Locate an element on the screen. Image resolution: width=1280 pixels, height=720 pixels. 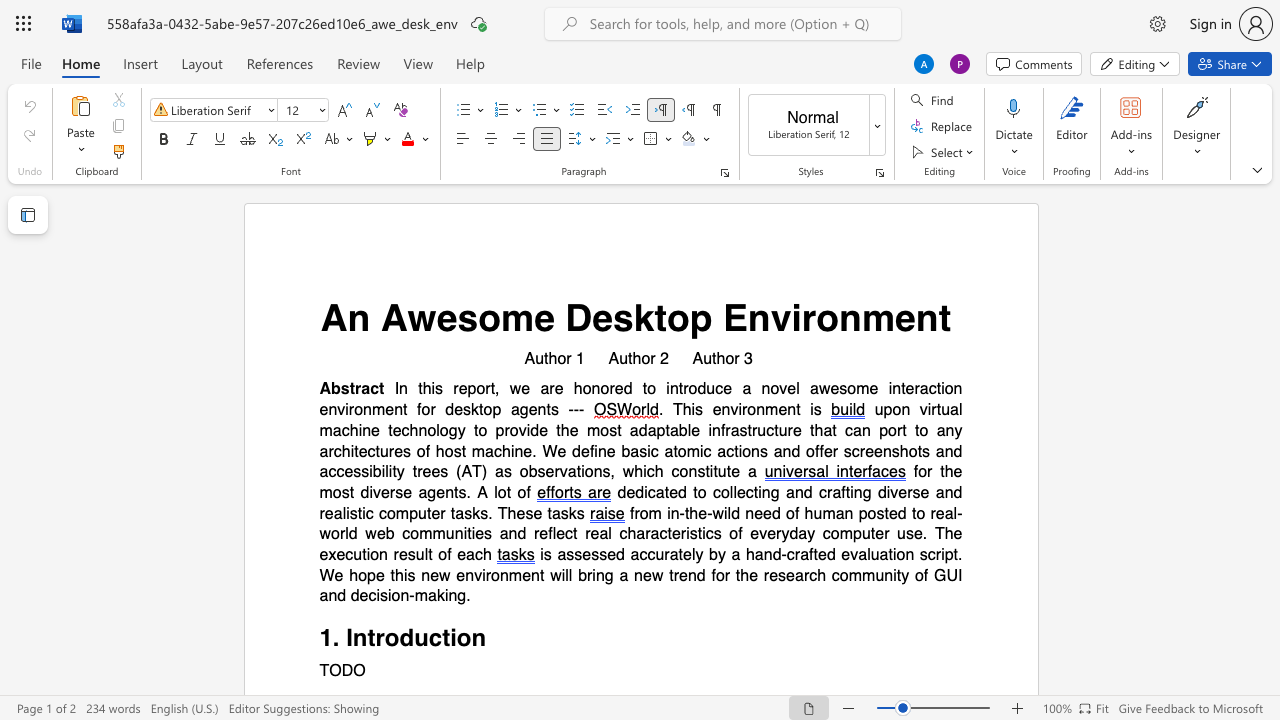
the space between the continuous character "i" and "o" in the text is located at coordinates (896, 555).